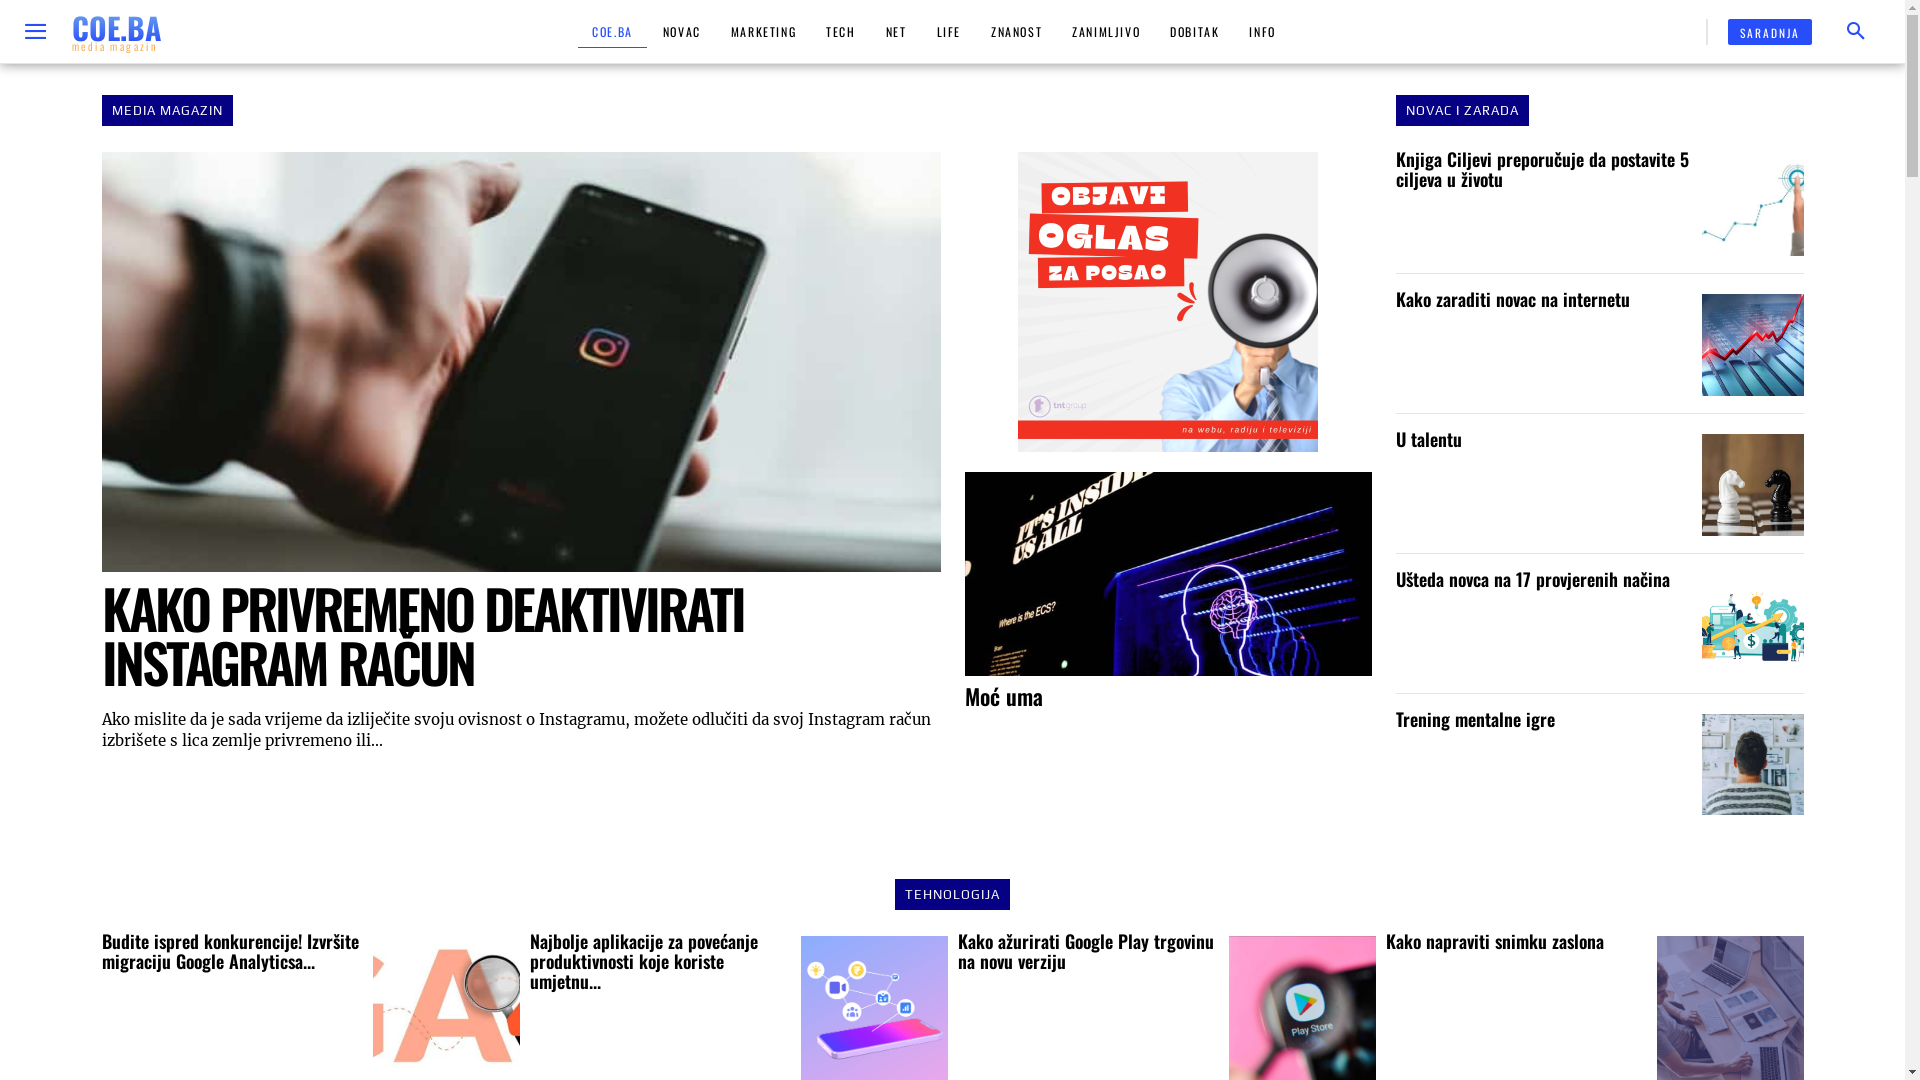 This screenshot has width=1920, height=1080. I want to click on 'NOVAC I ZARADA', so click(1462, 110).